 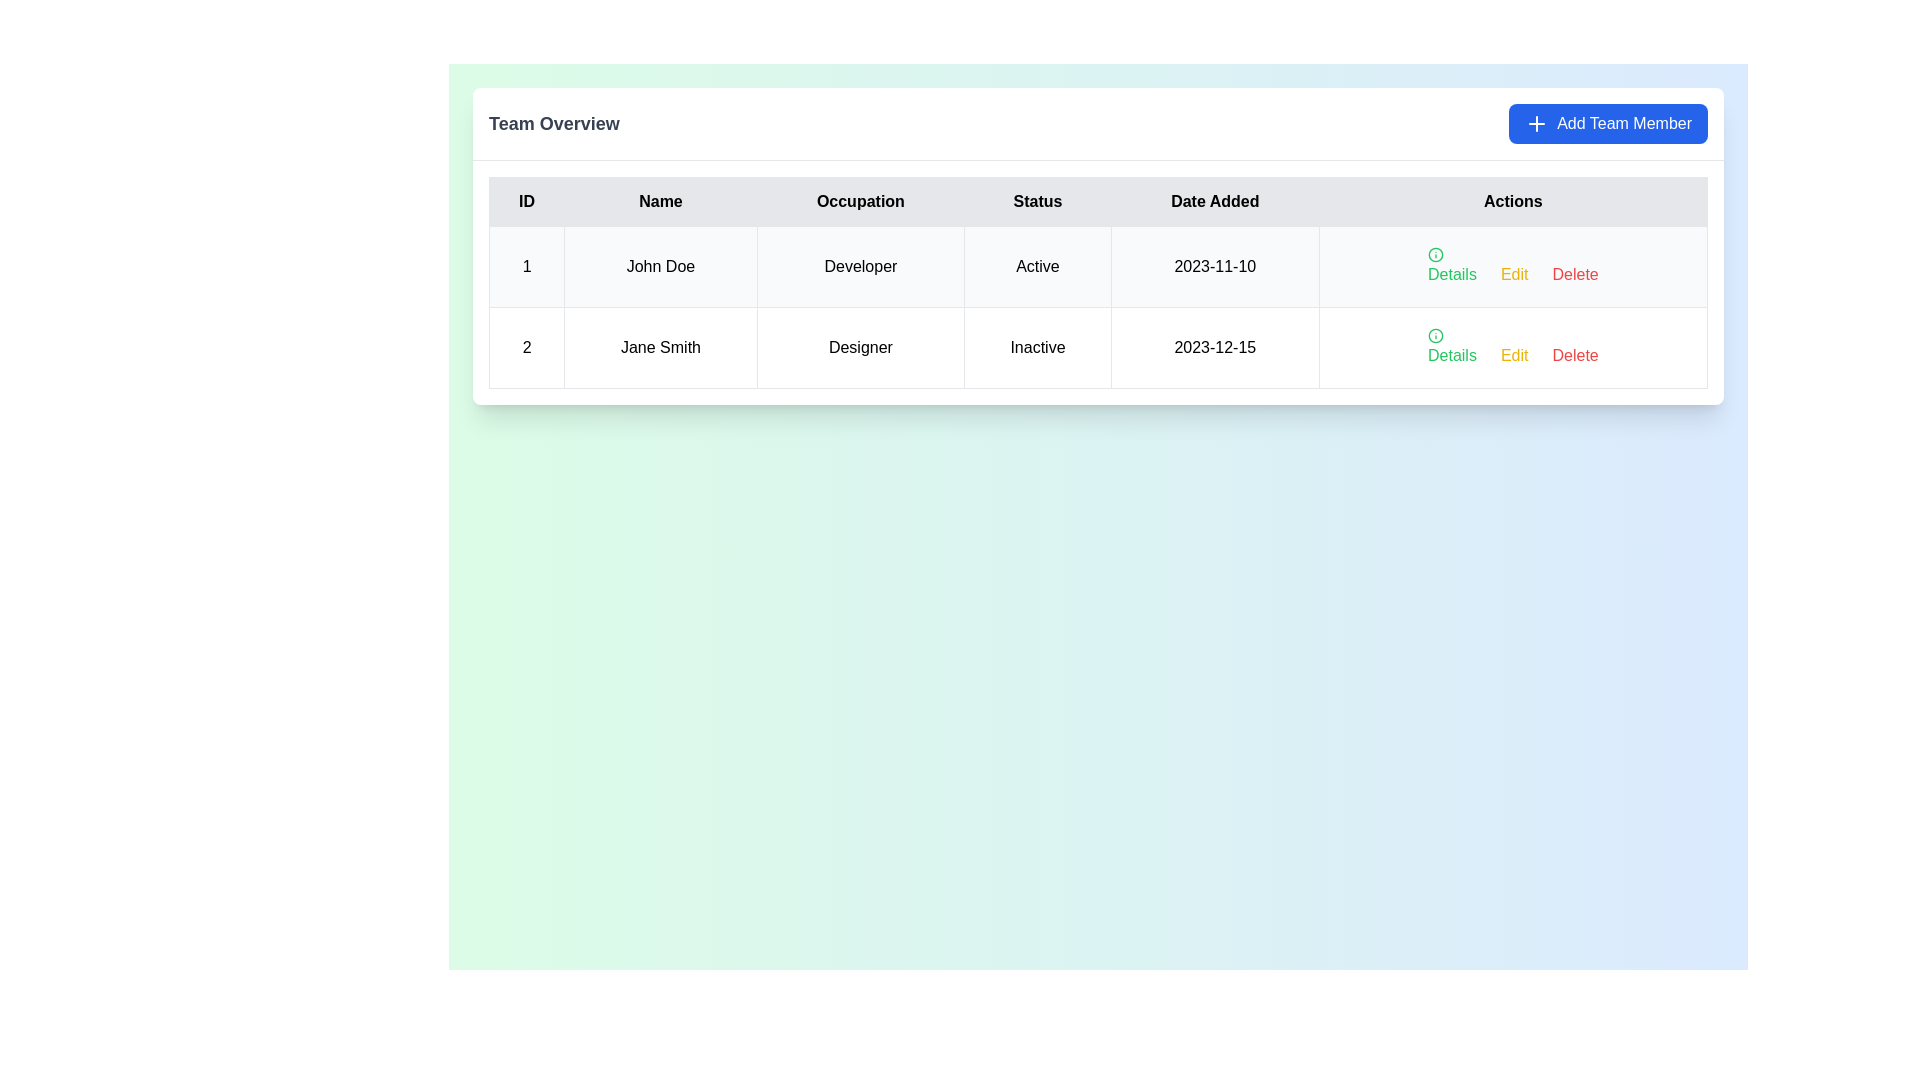 I want to click on the red 'Delete' button, which is the third option in the 'Actions' column of the second row in the table, so click(x=1574, y=354).